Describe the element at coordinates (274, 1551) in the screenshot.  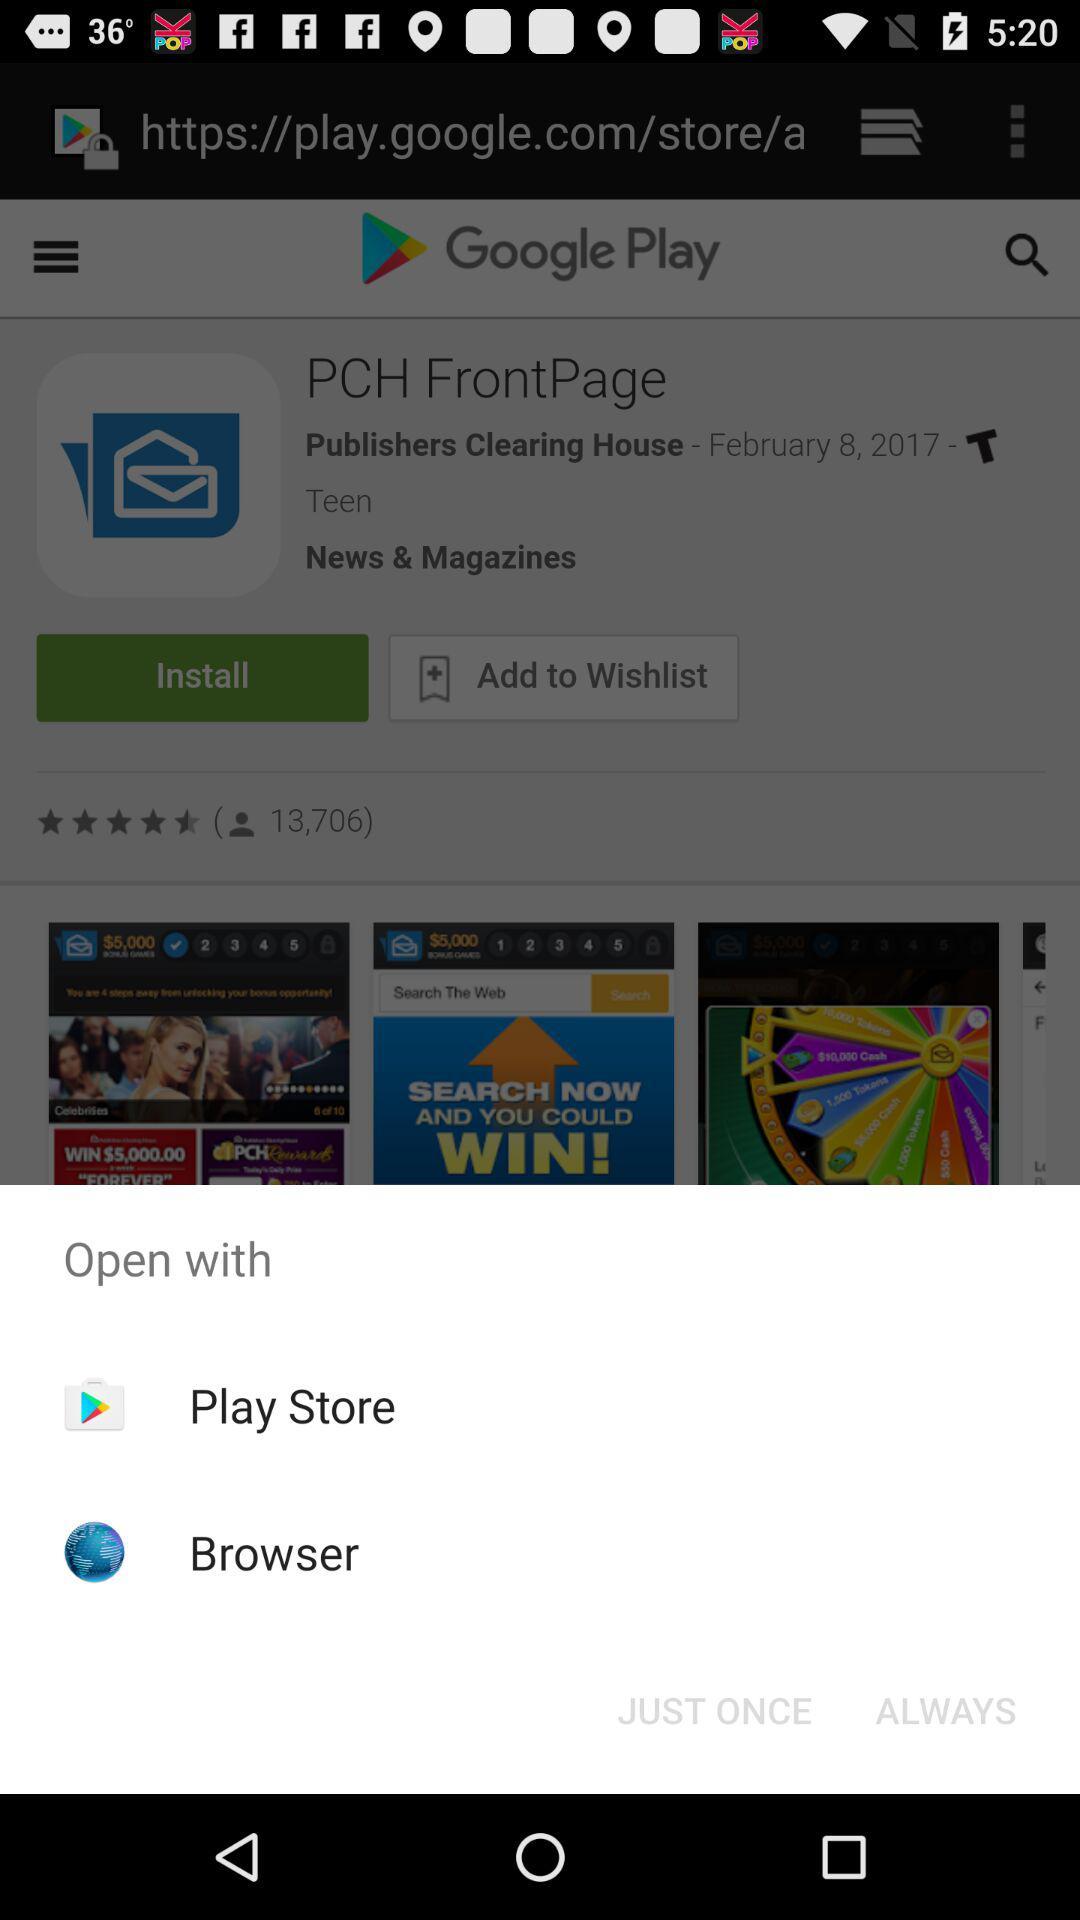
I see `icon below the play store item` at that location.